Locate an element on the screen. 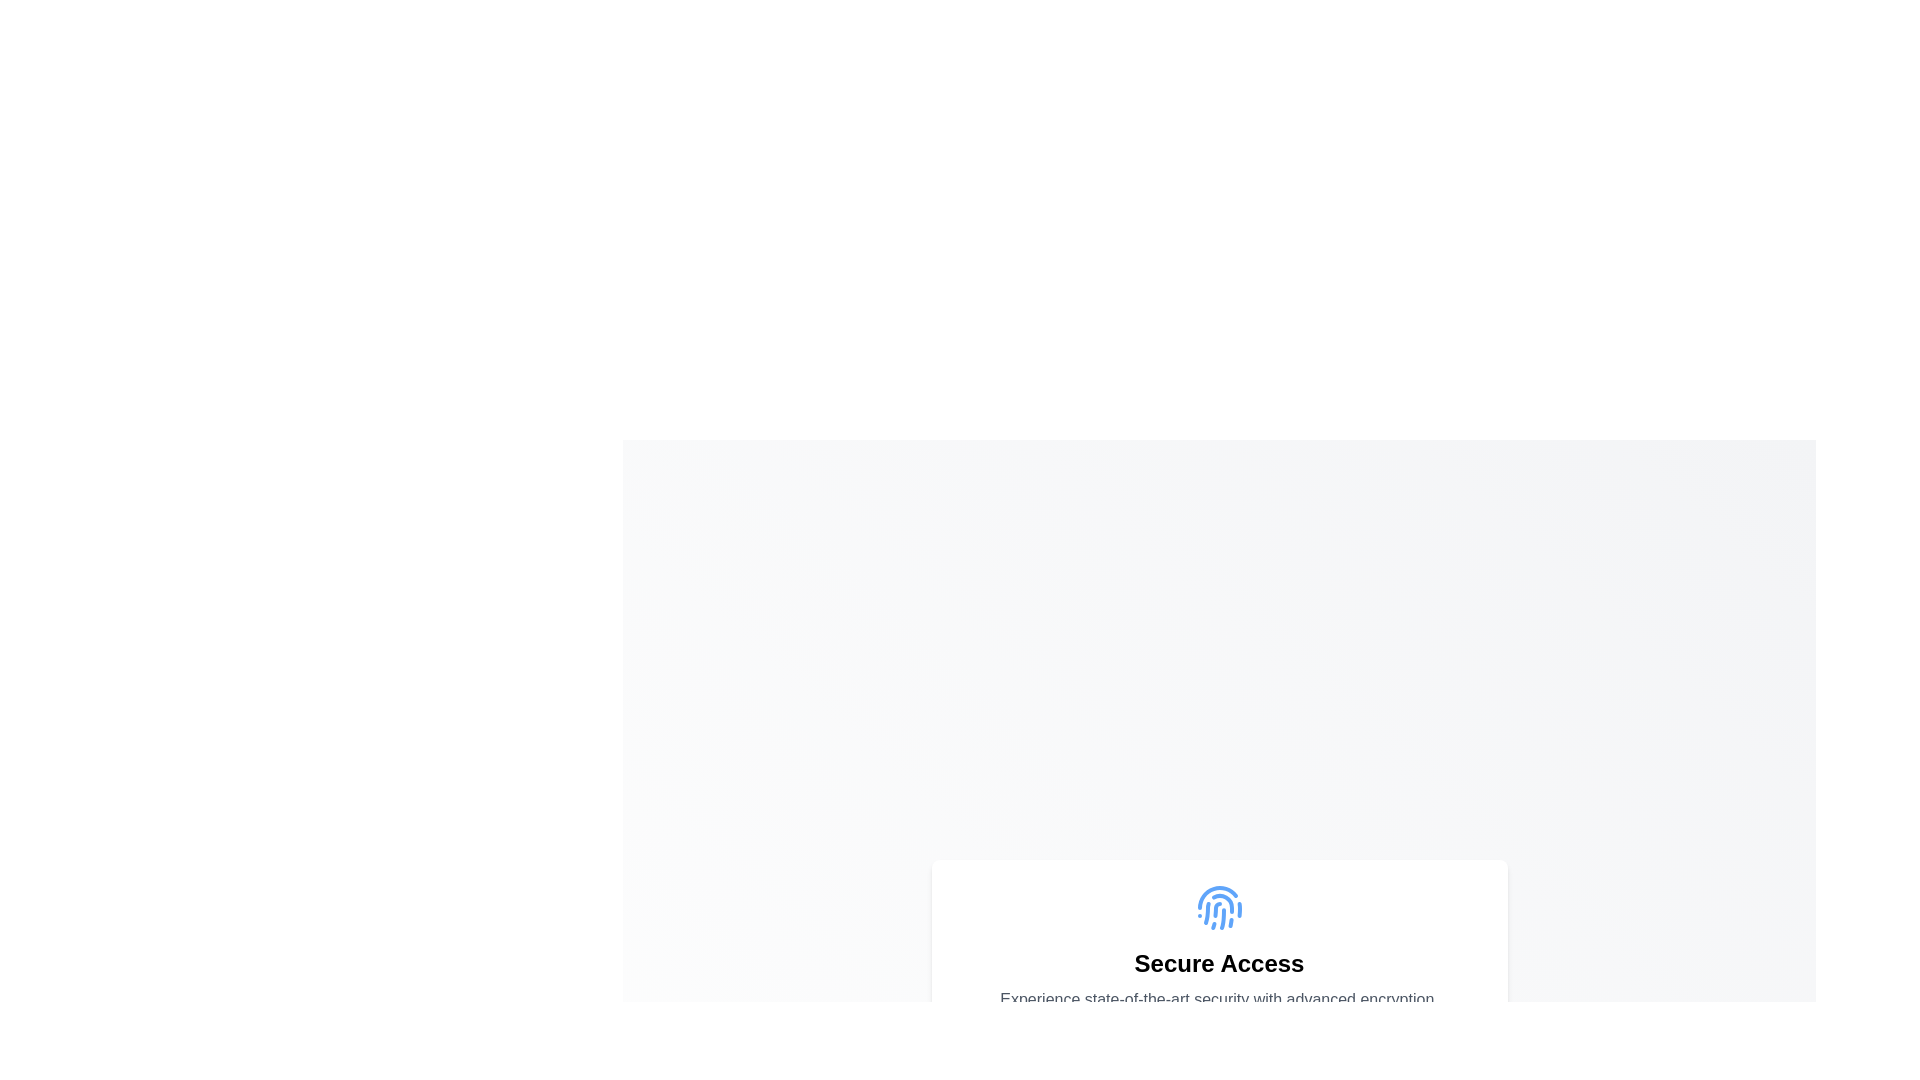  the biometric security icon located at the center of a white rectangular card above the 'Secure Access' text is located at coordinates (1218, 907).